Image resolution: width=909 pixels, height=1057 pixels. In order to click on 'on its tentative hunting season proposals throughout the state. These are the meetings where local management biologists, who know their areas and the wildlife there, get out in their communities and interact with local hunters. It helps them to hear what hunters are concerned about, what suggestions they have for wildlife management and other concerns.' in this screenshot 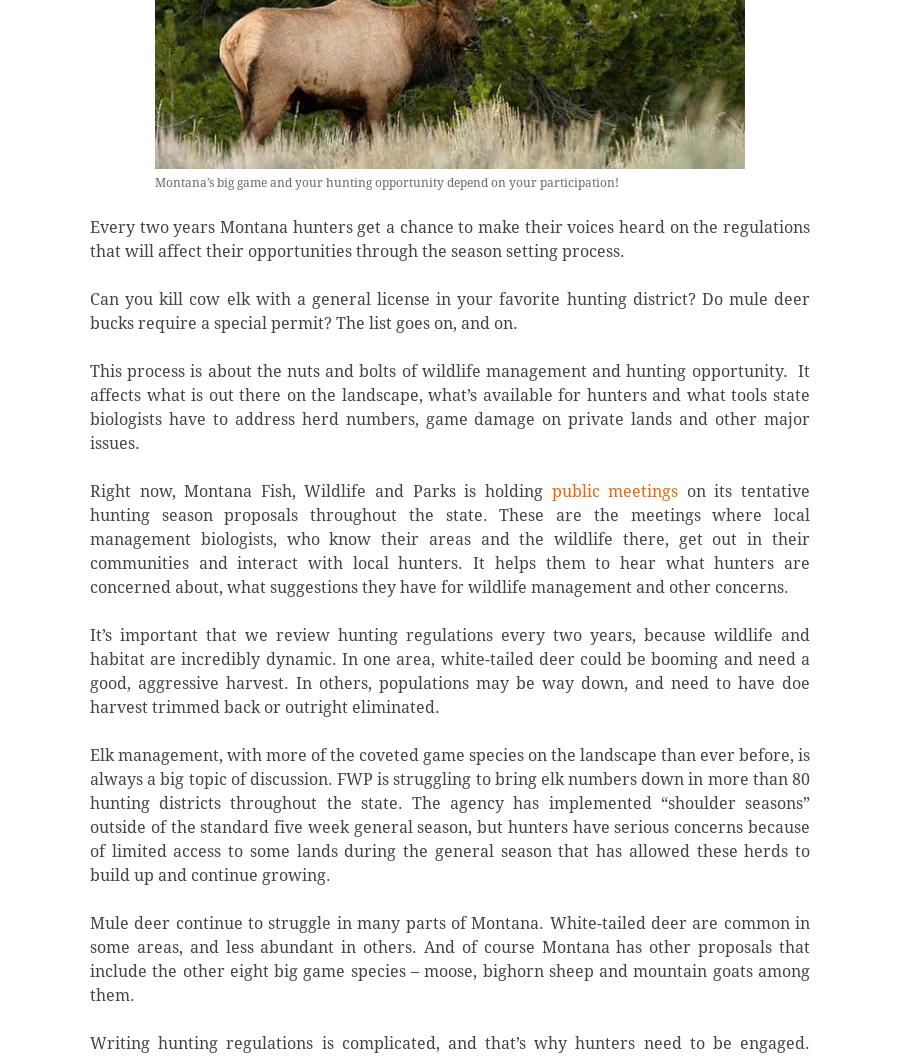, I will do `click(88, 538)`.